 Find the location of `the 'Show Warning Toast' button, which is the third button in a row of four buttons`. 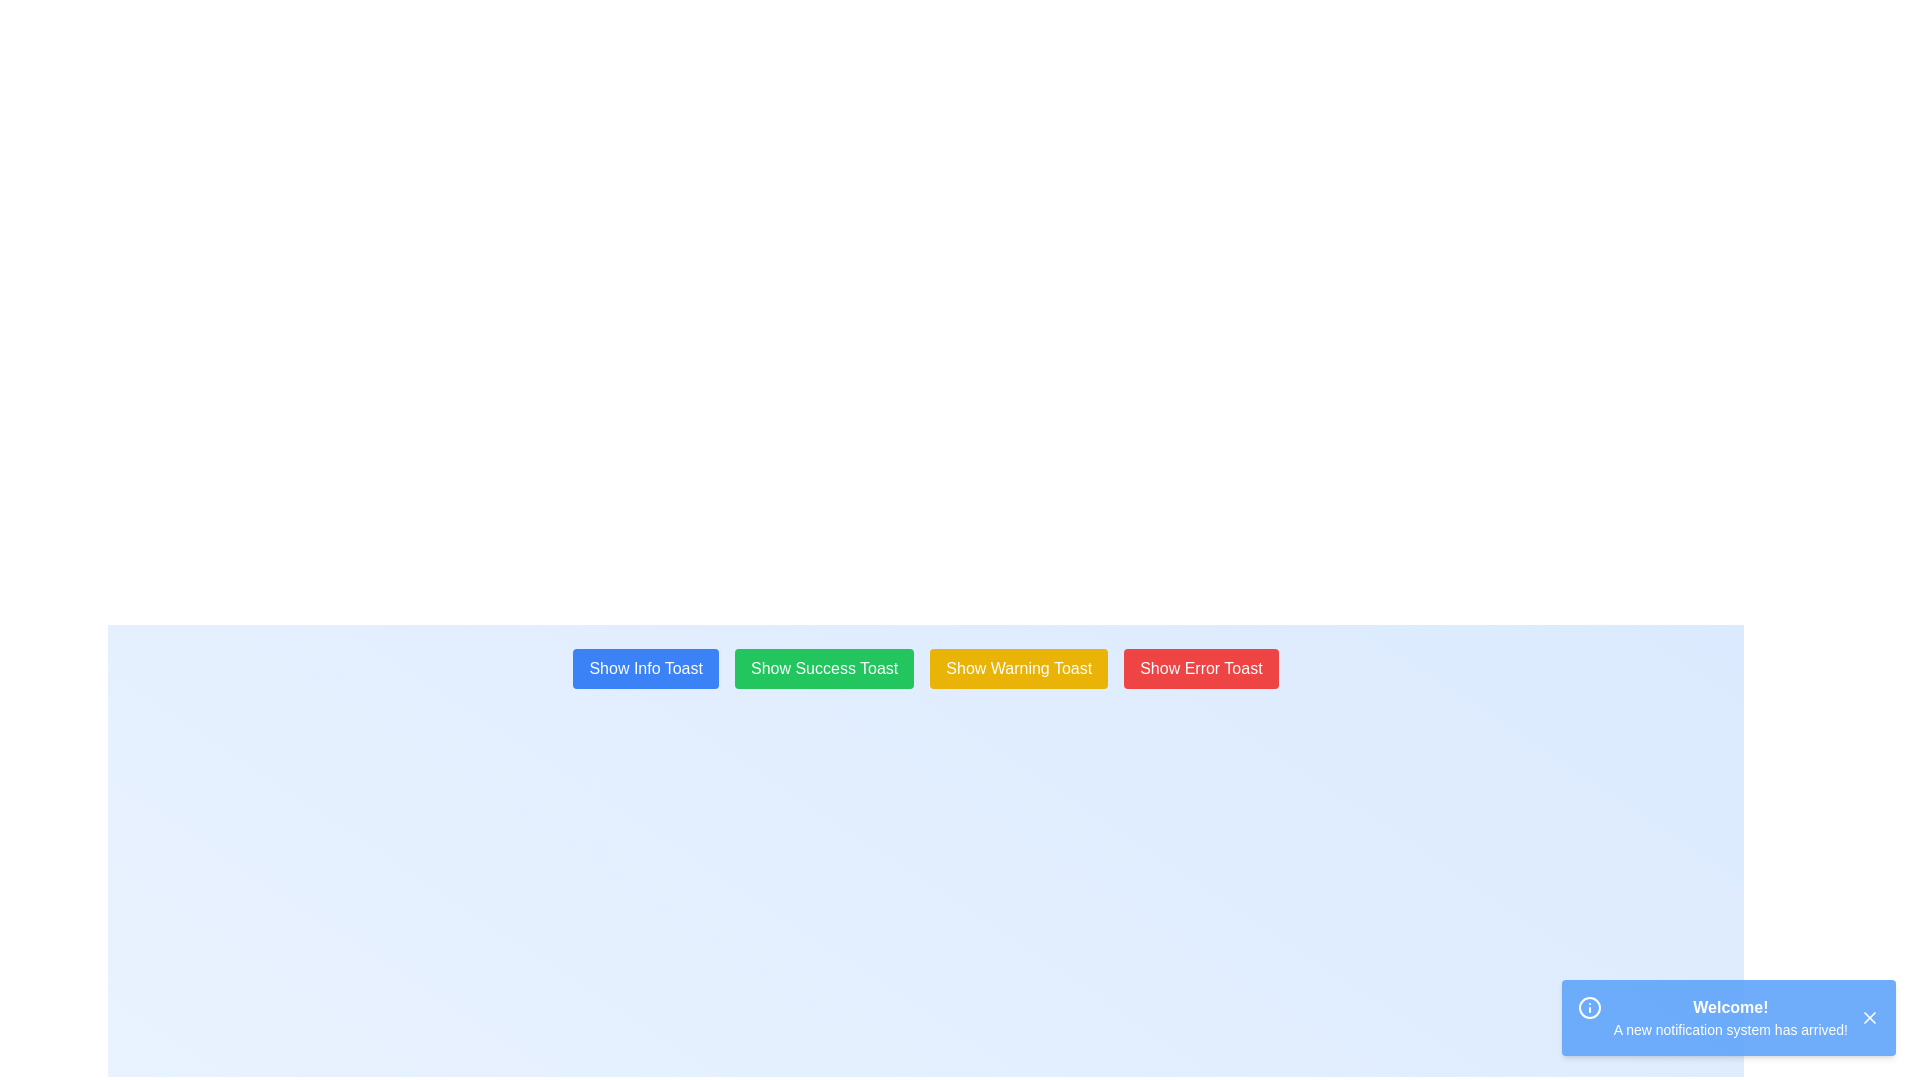

the 'Show Warning Toast' button, which is the third button in a row of four buttons is located at coordinates (1018, 668).